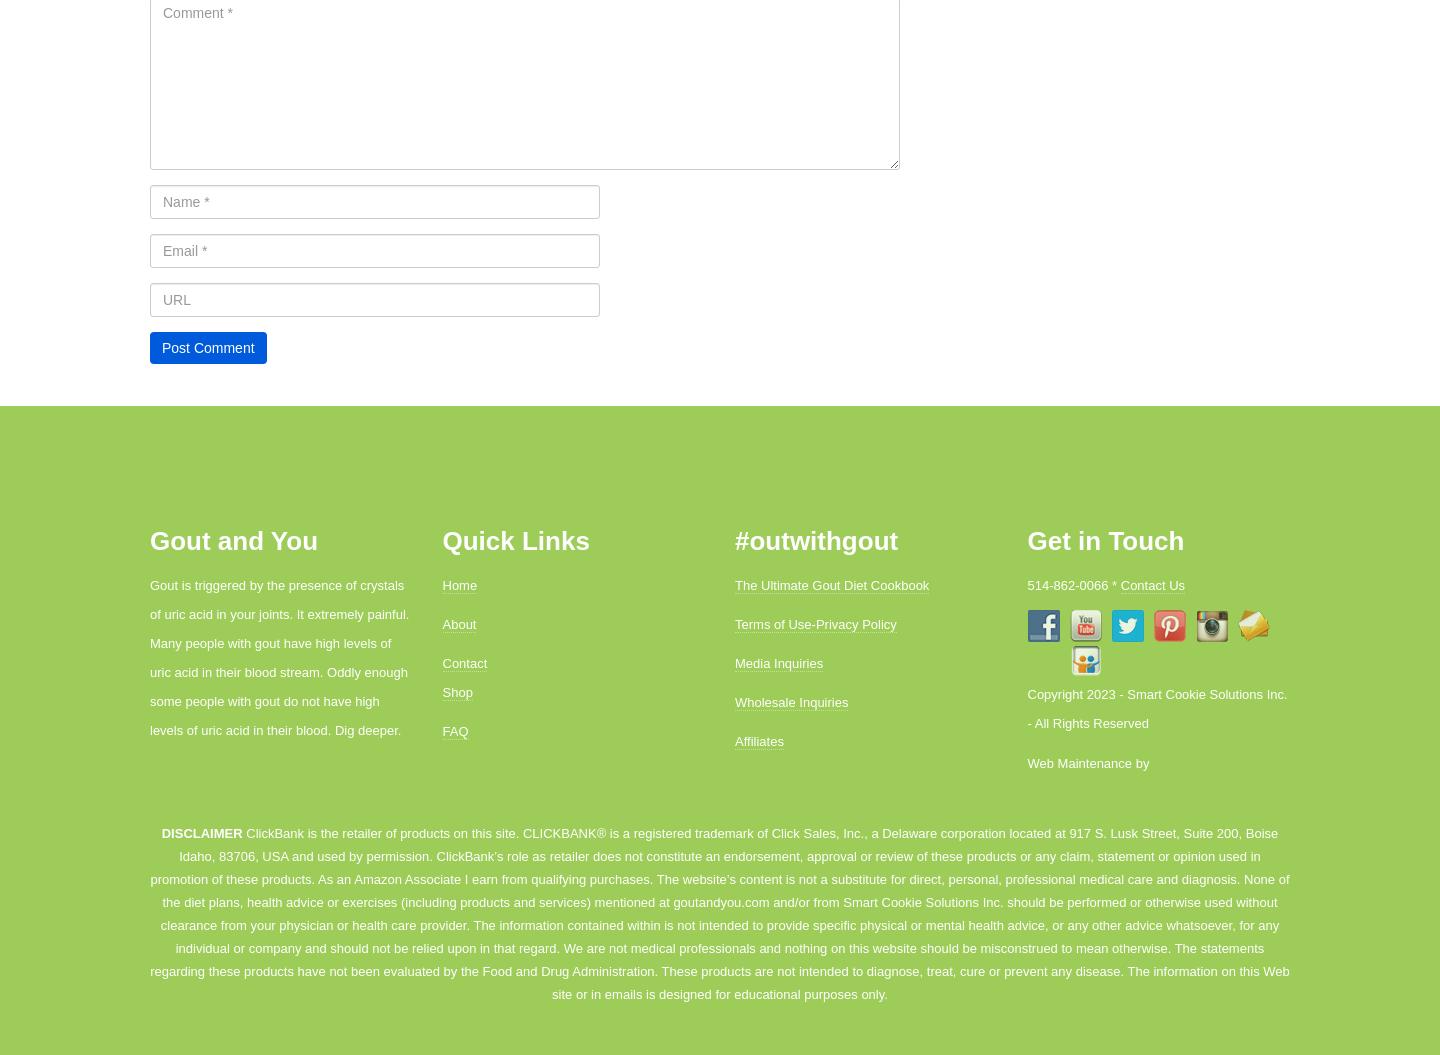 Image resolution: width=1440 pixels, height=1055 pixels. Describe the element at coordinates (464, 662) in the screenshot. I see `'Contact'` at that location.